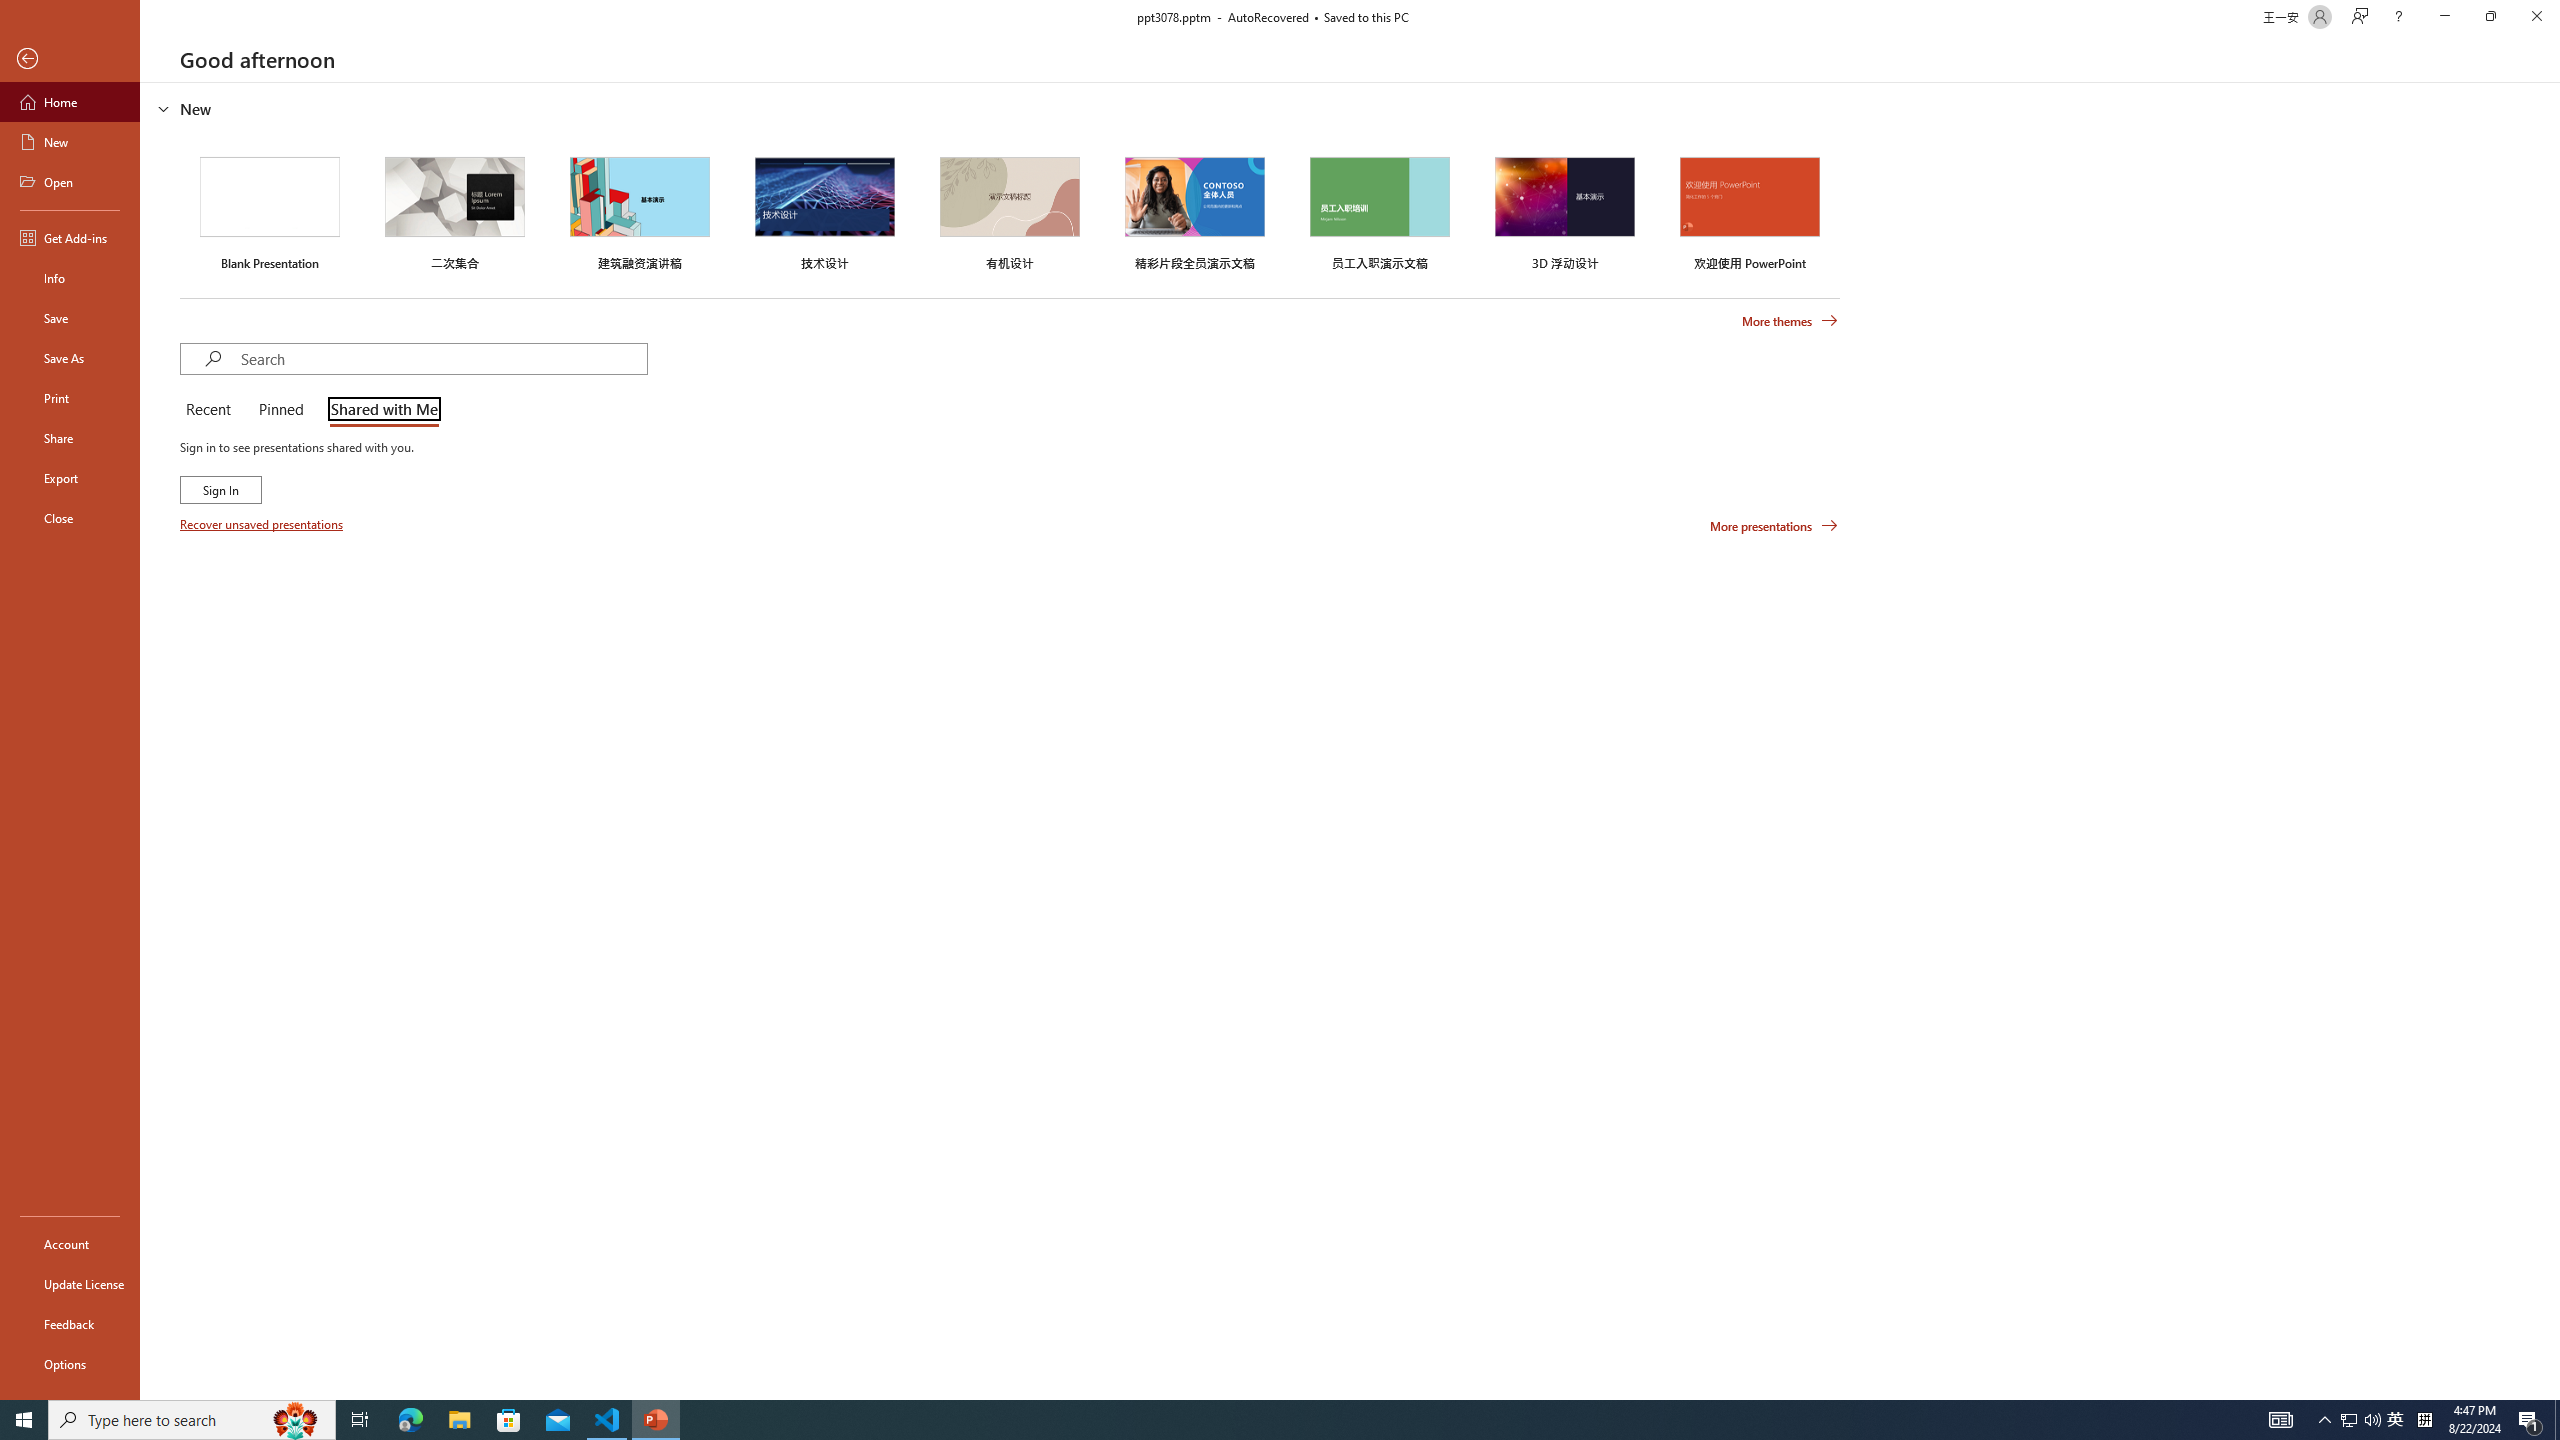 This screenshot has height=1440, width=2560. What do you see at coordinates (69, 1324) in the screenshot?
I see `'Feedback'` at bounding box center [69, 1324].